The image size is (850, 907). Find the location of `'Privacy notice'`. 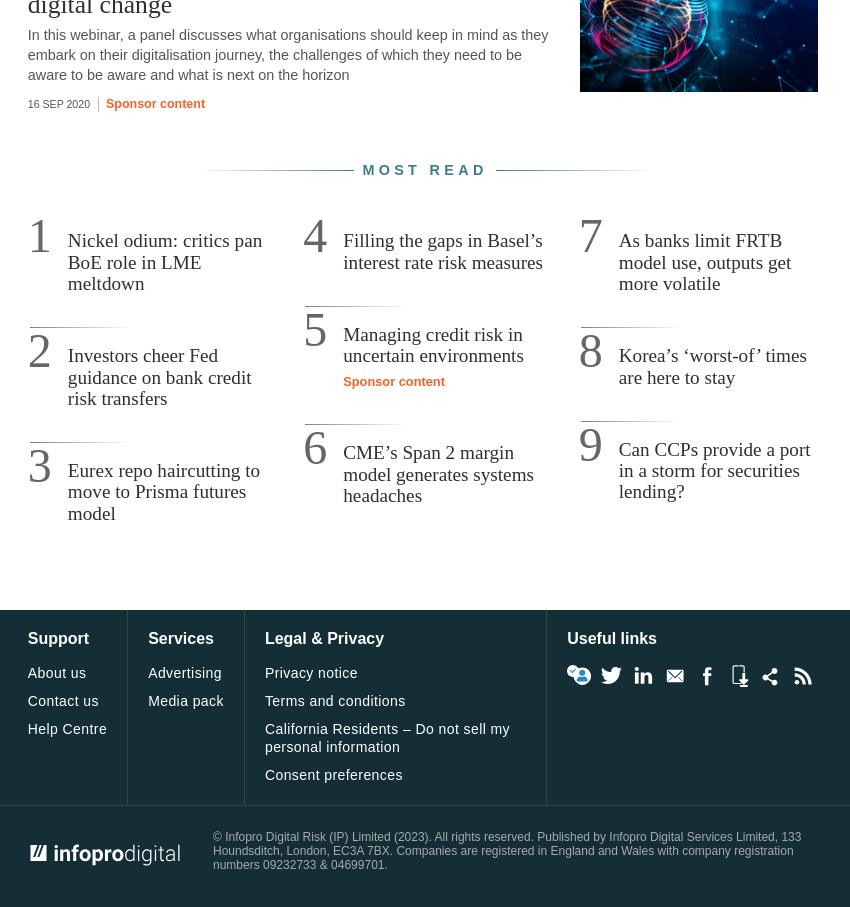

'Privacy notice' is located at coordinates (310, 671).